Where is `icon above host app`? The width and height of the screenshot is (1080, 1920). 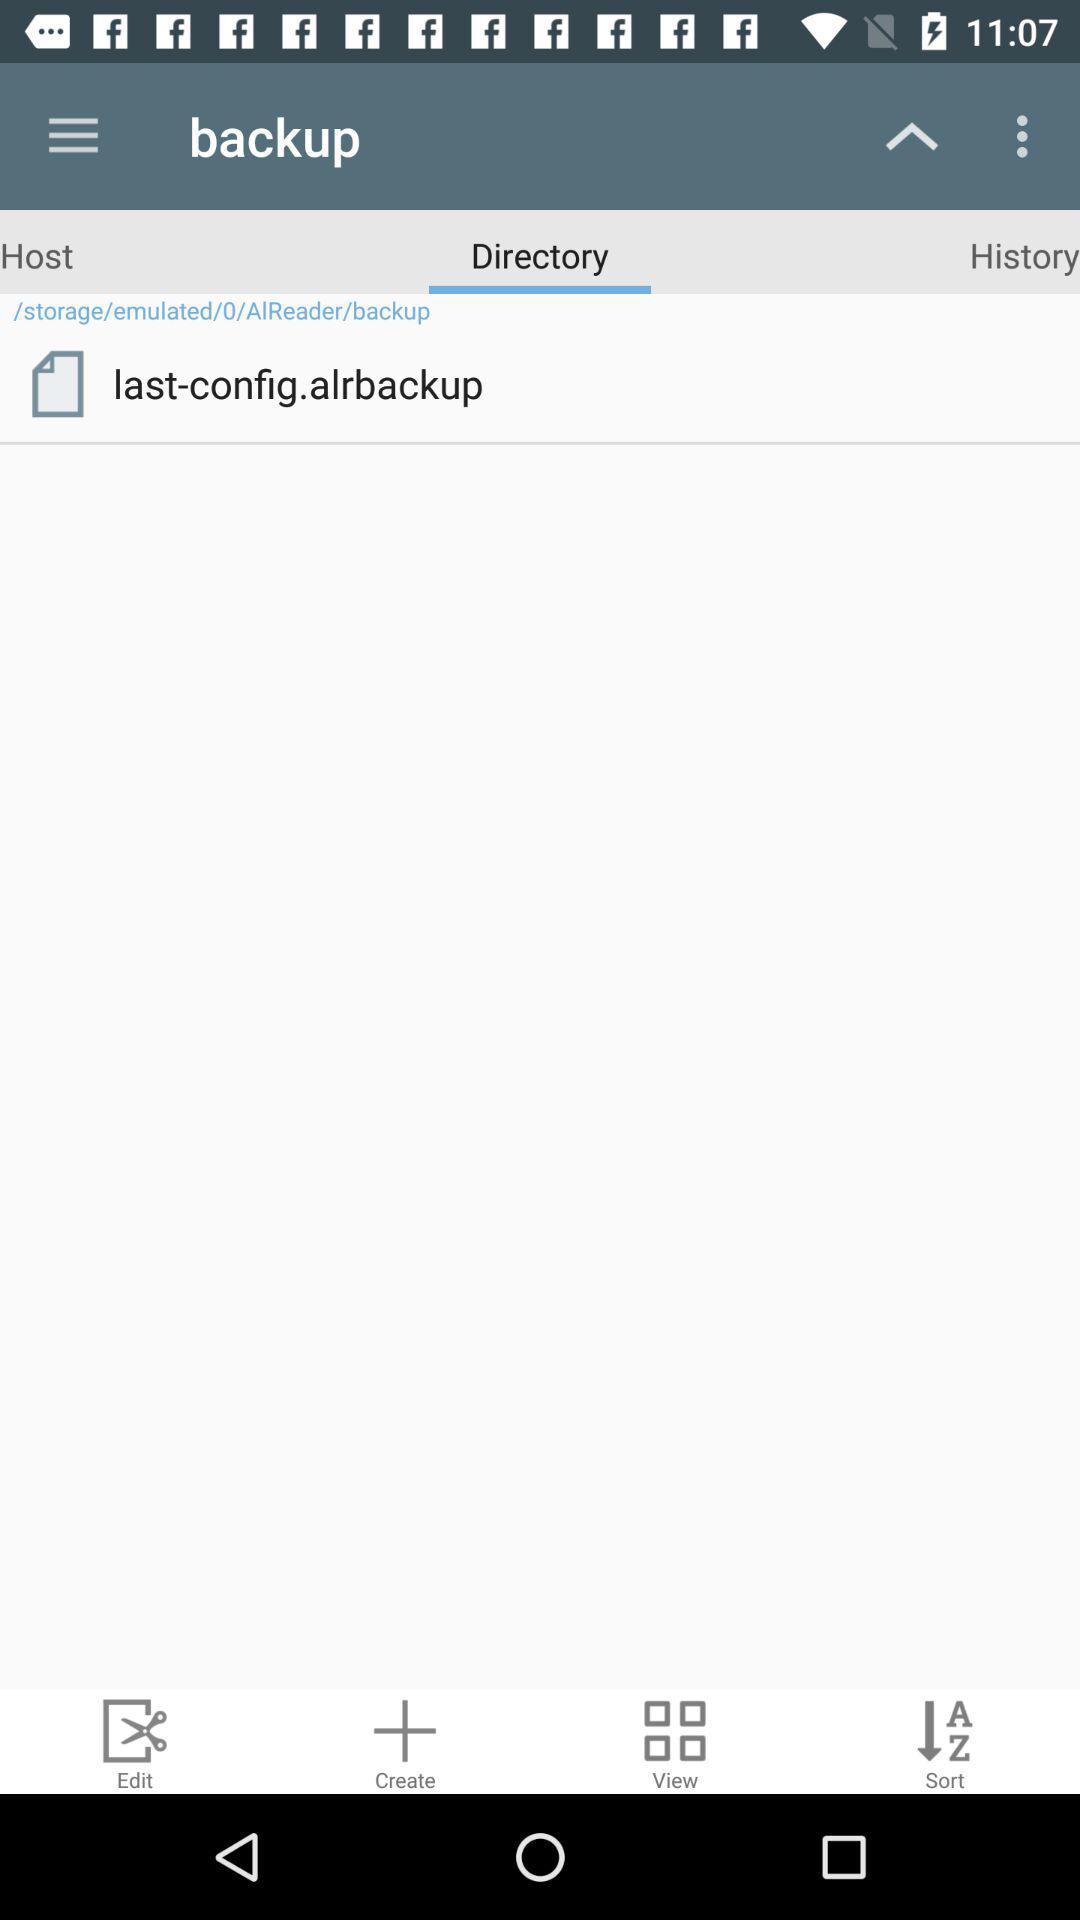
icon above host app is located at coordinates (72, 135).